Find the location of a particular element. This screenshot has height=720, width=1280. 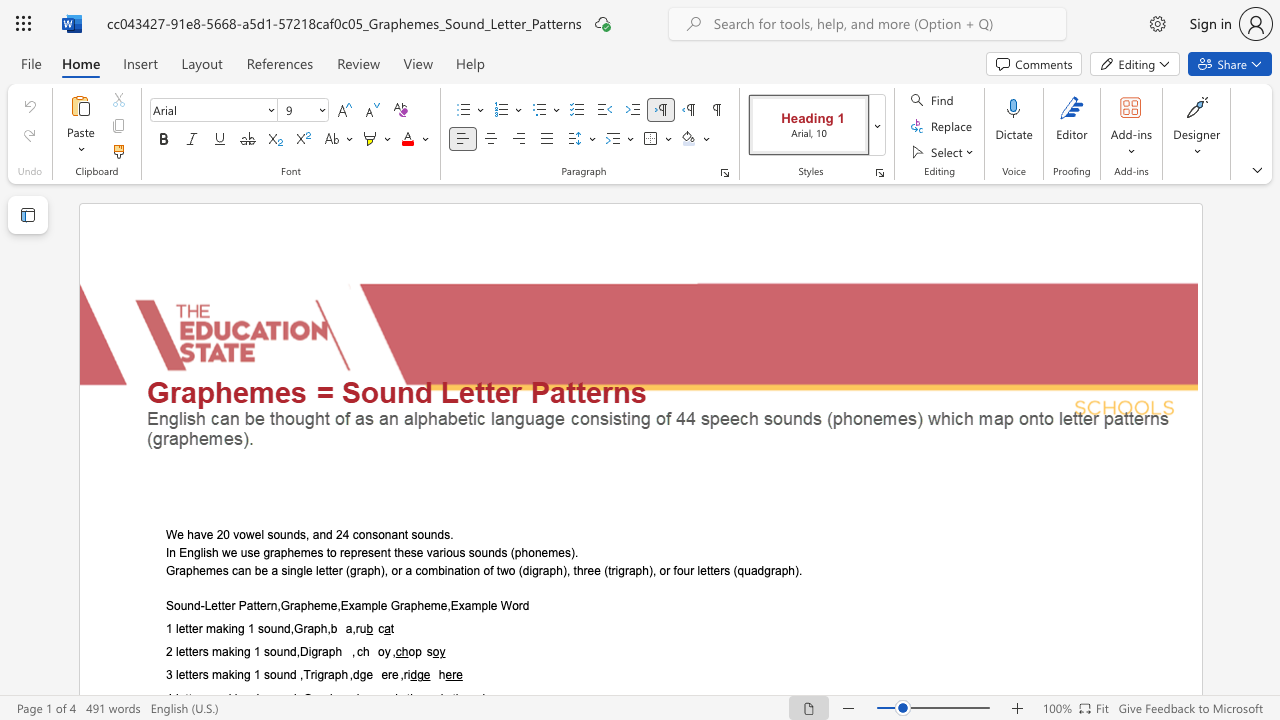

the subset text "rs making 1 sound" within the text "2 letters making 1 sound,Digraph      , ch    oy ," is located at coordinates (198, 652).